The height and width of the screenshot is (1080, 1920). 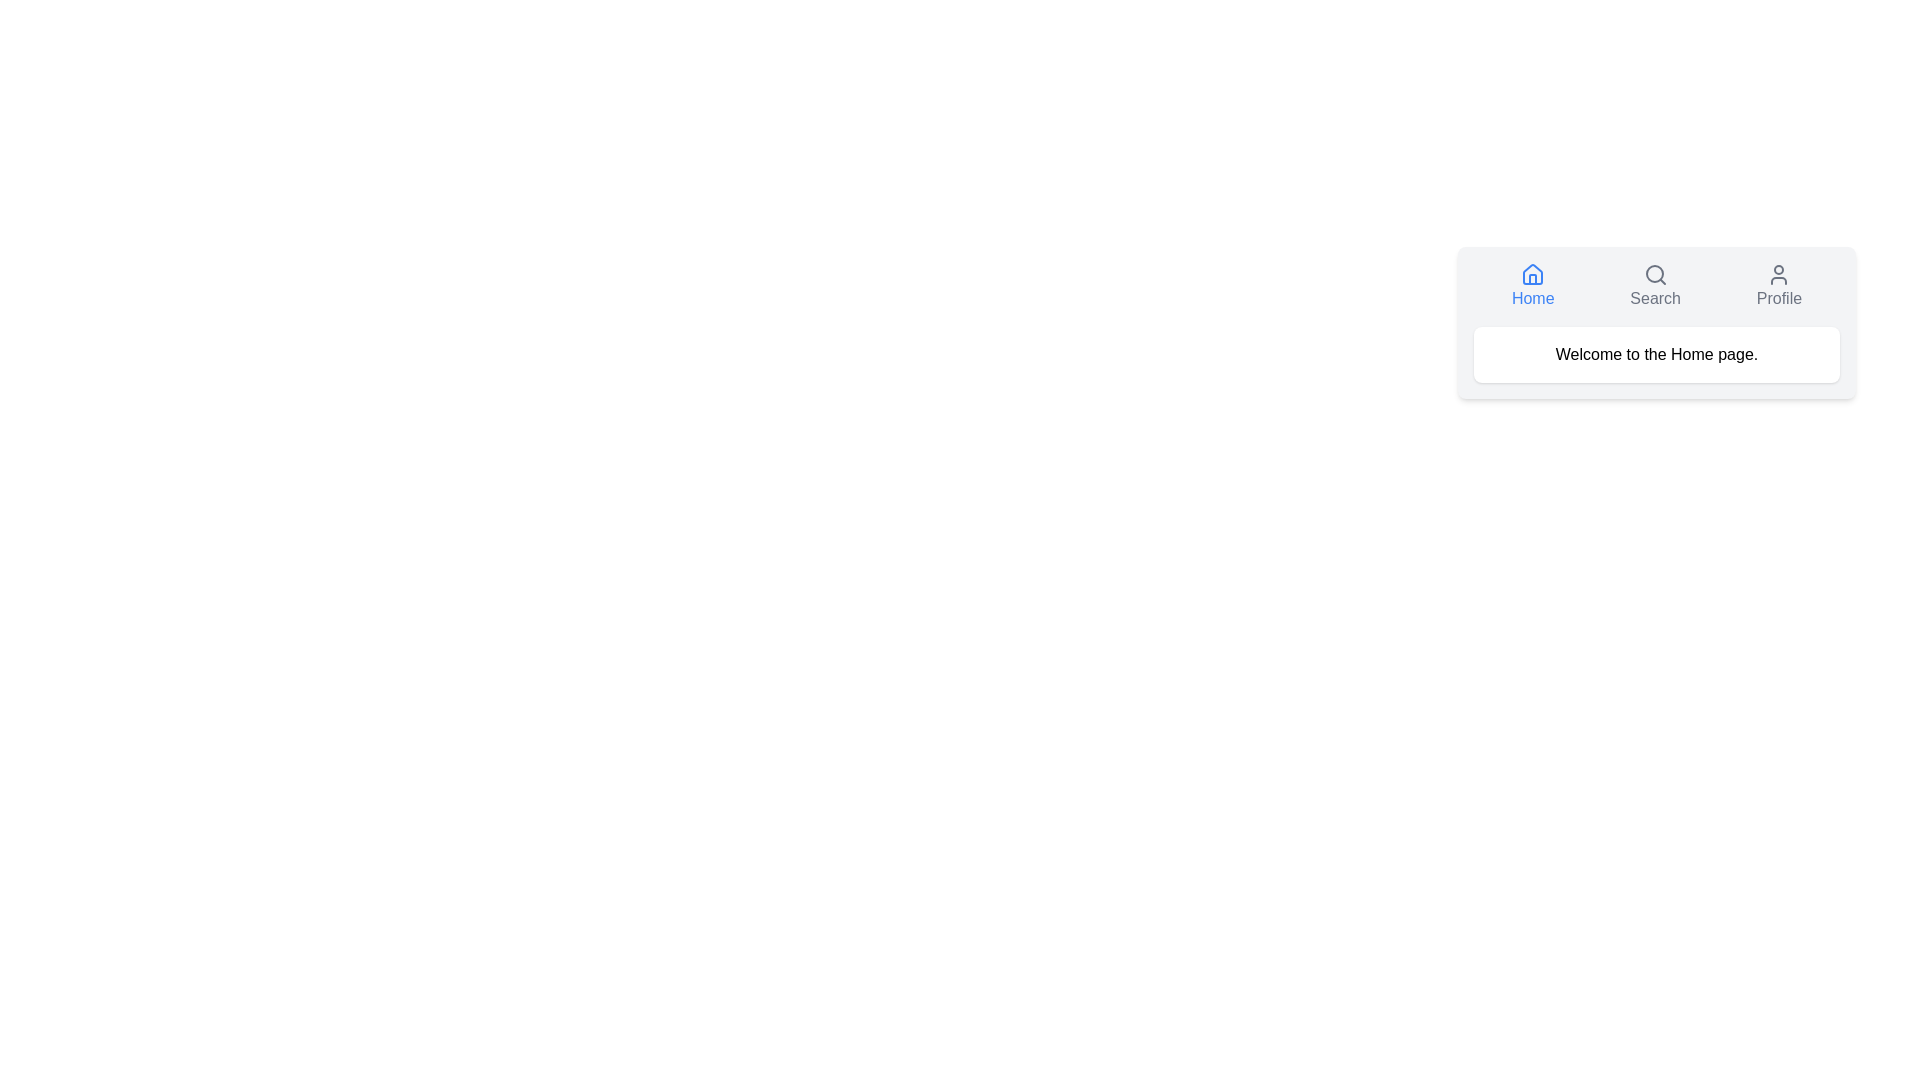 I want to click on the welcoming message text label displayed on the home page, which is centered within a white card below the navigation bar, so click(x=1656, y=353).